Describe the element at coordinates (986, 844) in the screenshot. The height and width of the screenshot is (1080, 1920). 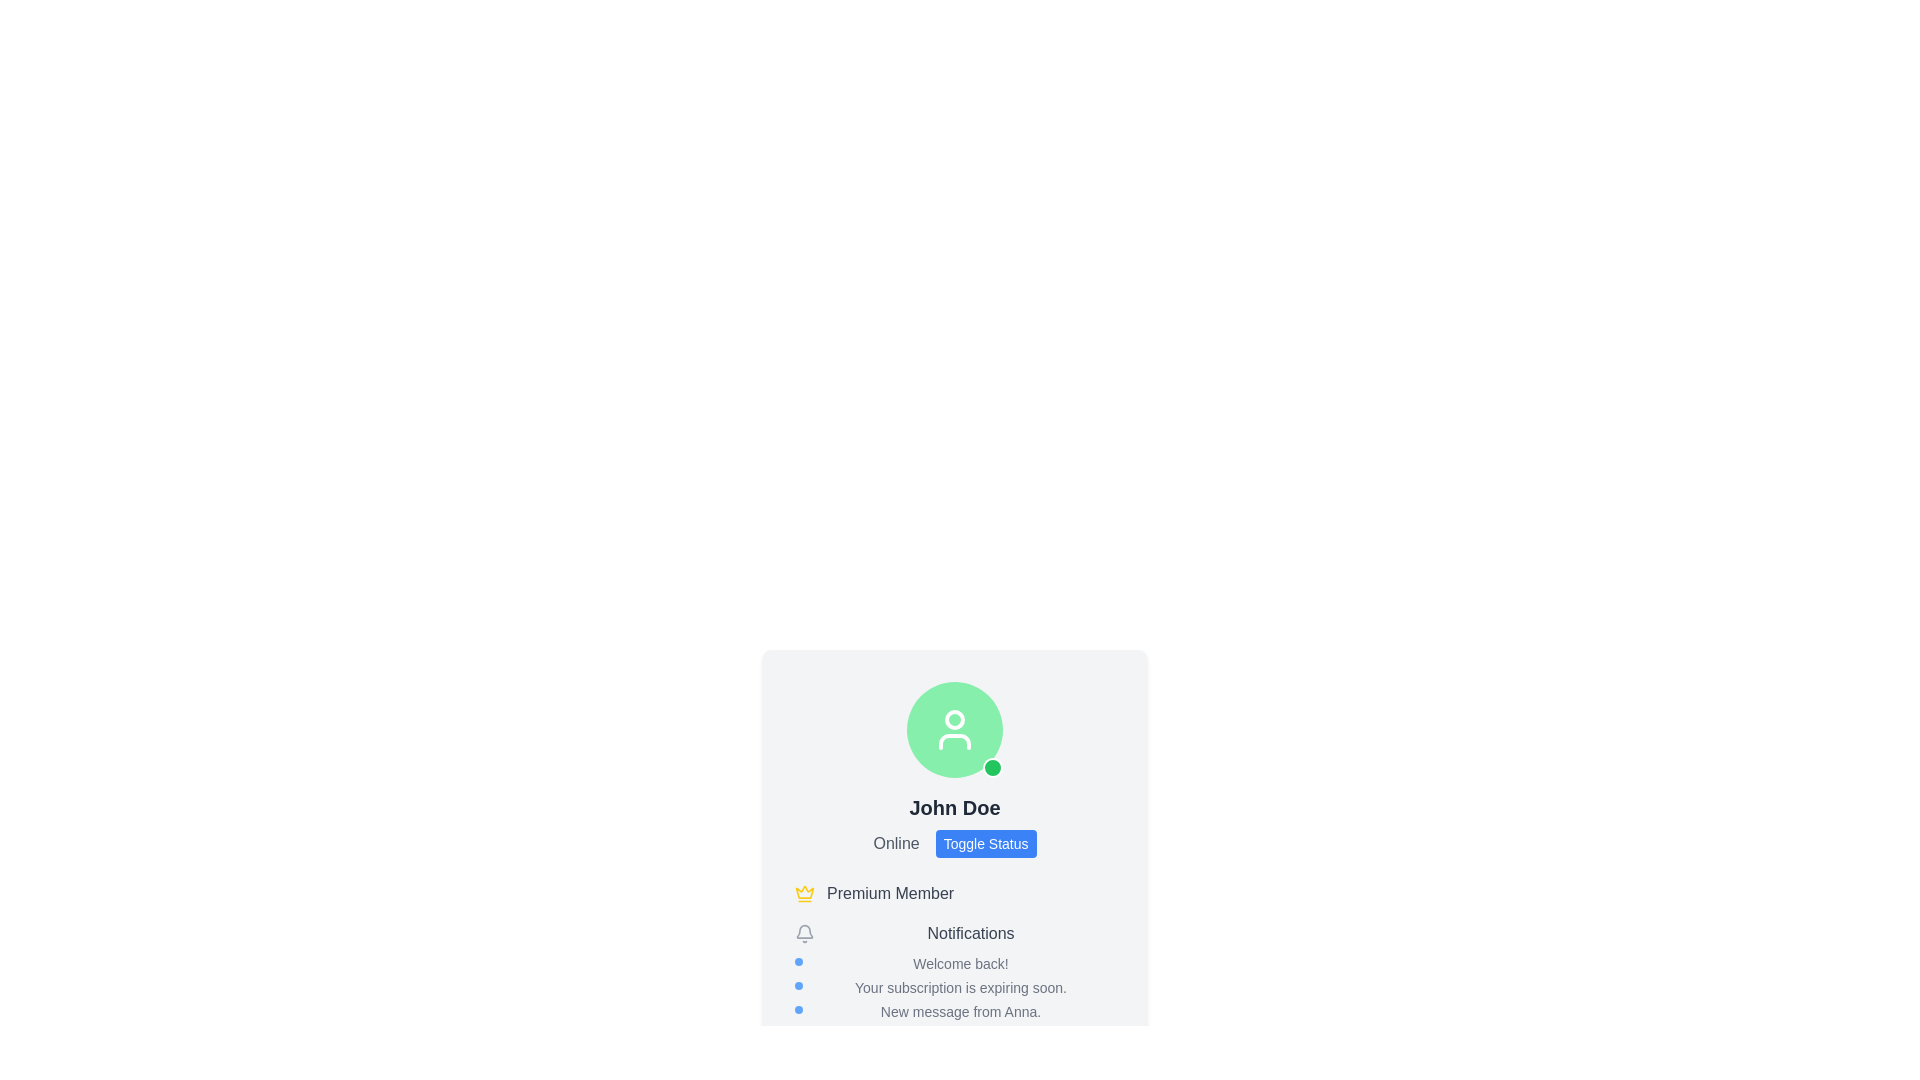
I see `the rectangular button with a blue background and white text reading 'Toggle Status'` at that location.